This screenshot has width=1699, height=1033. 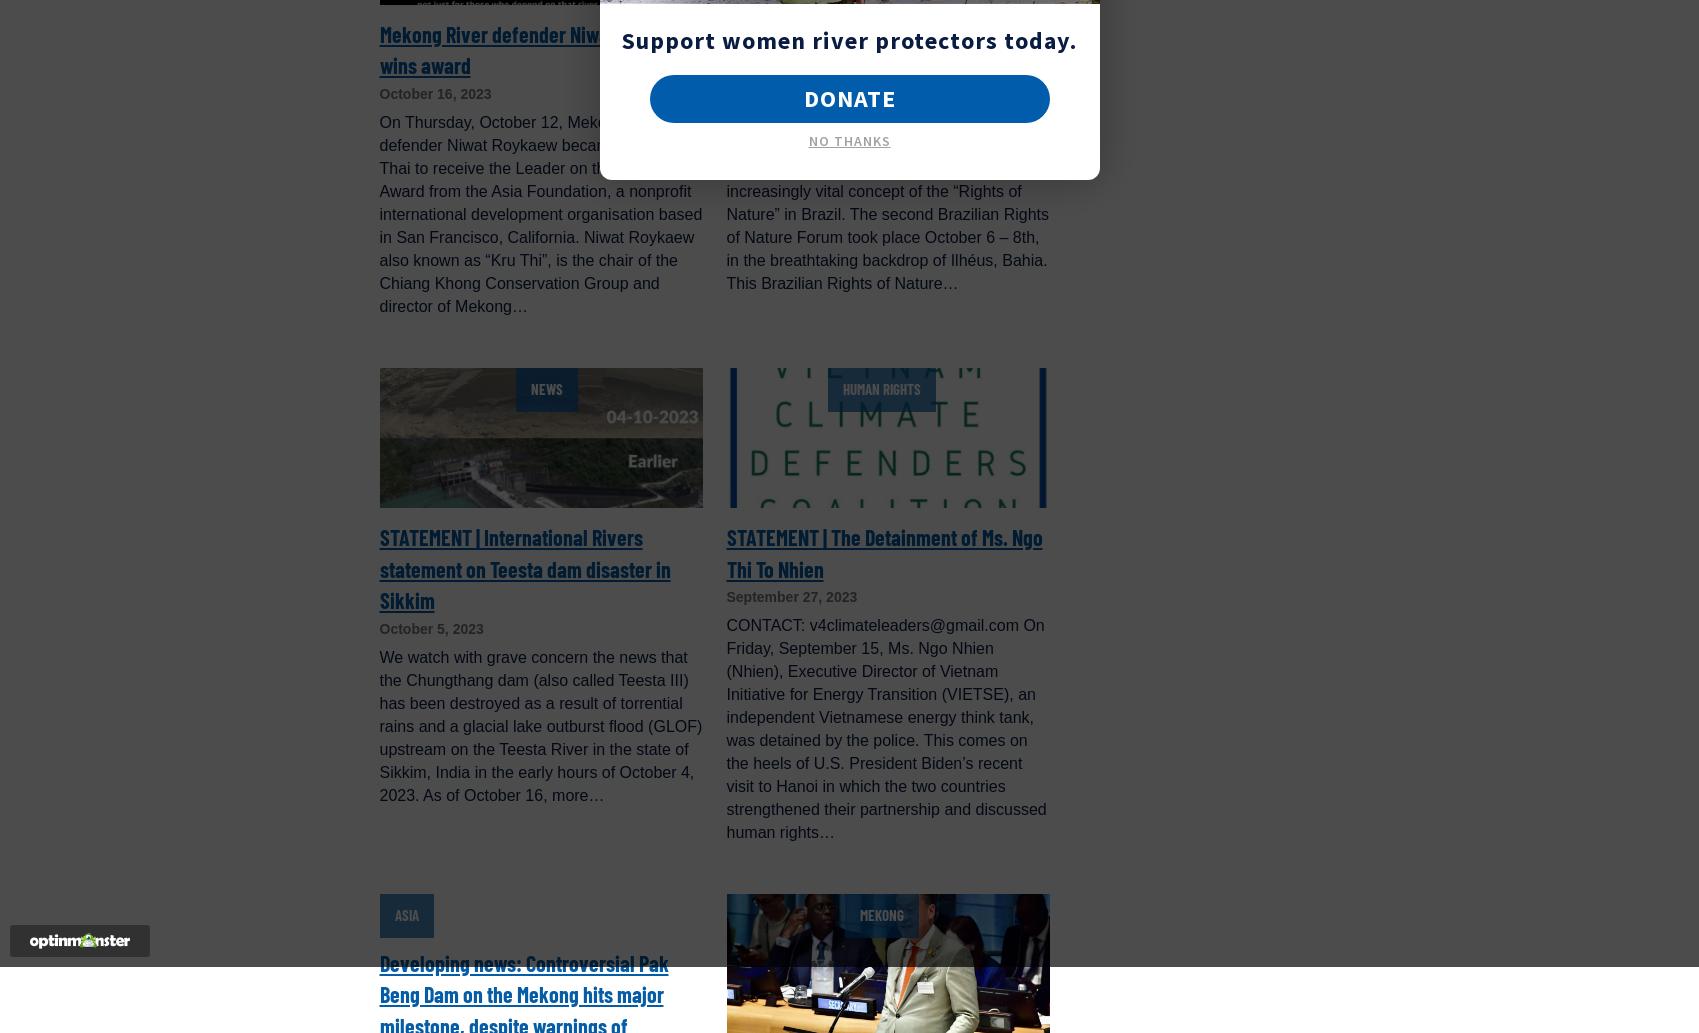 I want to click on 'We watch with grave concern the news that the Chungthang dam (also called Teesta III) has been destroyed as a result of torrential rains and a glacial lake outburst flood (GLOF) upstream on the Teesta River in the state of Sikkim, India in the early hours of October 4, 2023. As of October 16, more…', so click(x=539, y=725).